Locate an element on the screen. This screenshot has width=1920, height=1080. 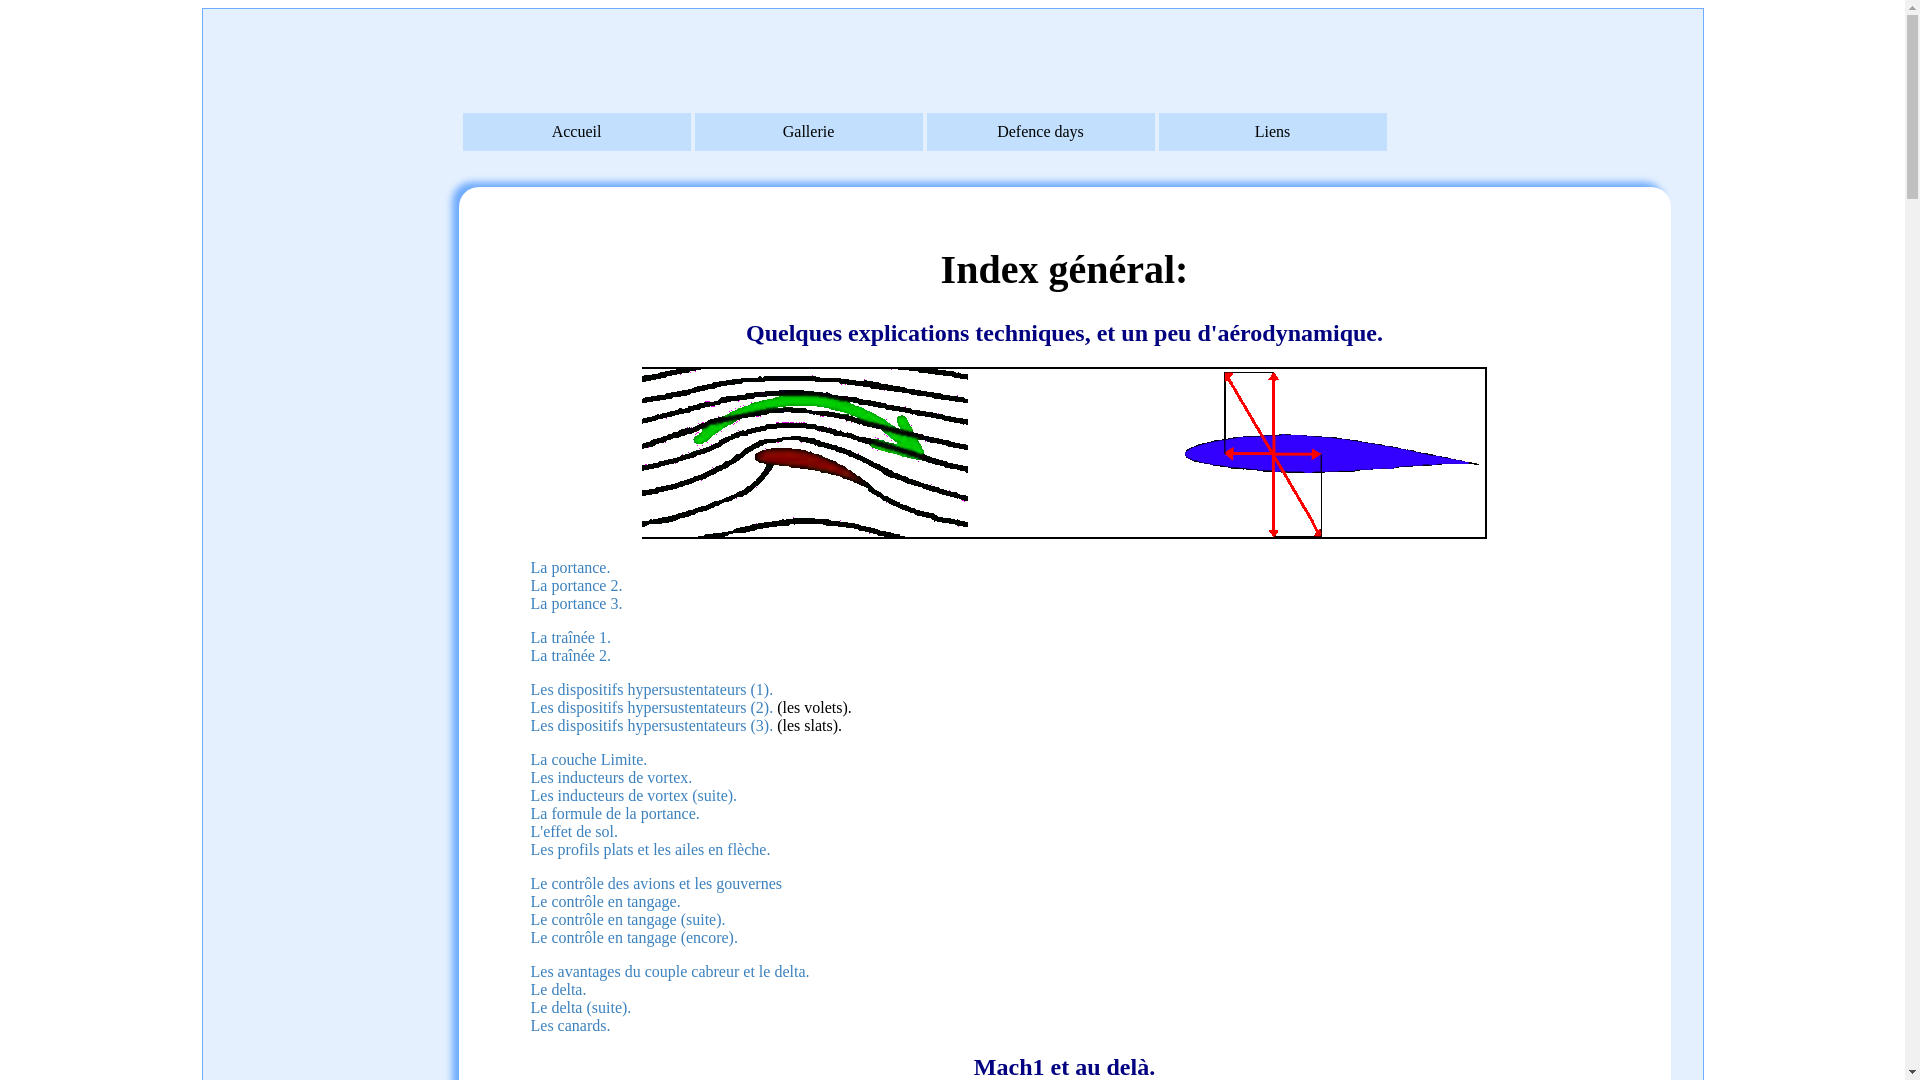
'Le delta.' is located at coordinates (557, 987).